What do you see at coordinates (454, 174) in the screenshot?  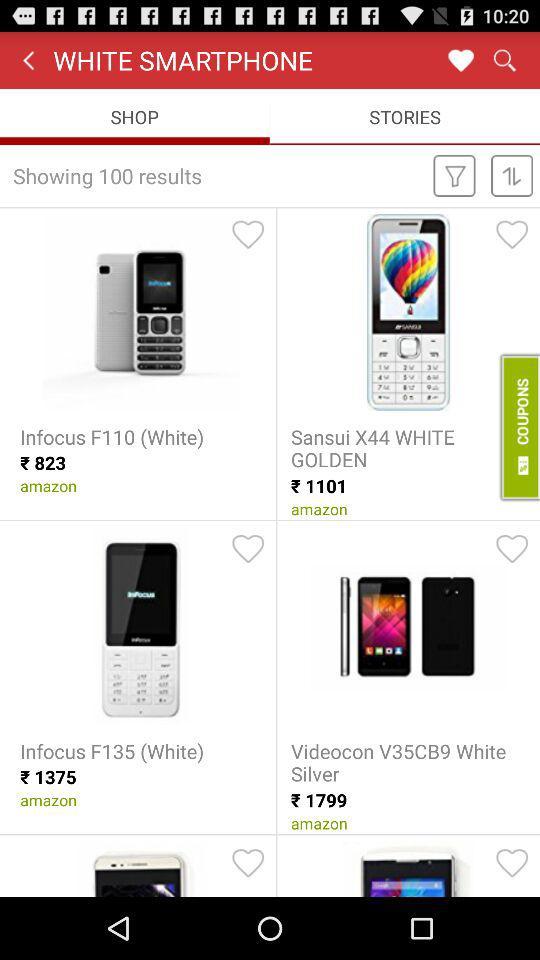 I see `filter items on page` at bounding box center [454, 174].